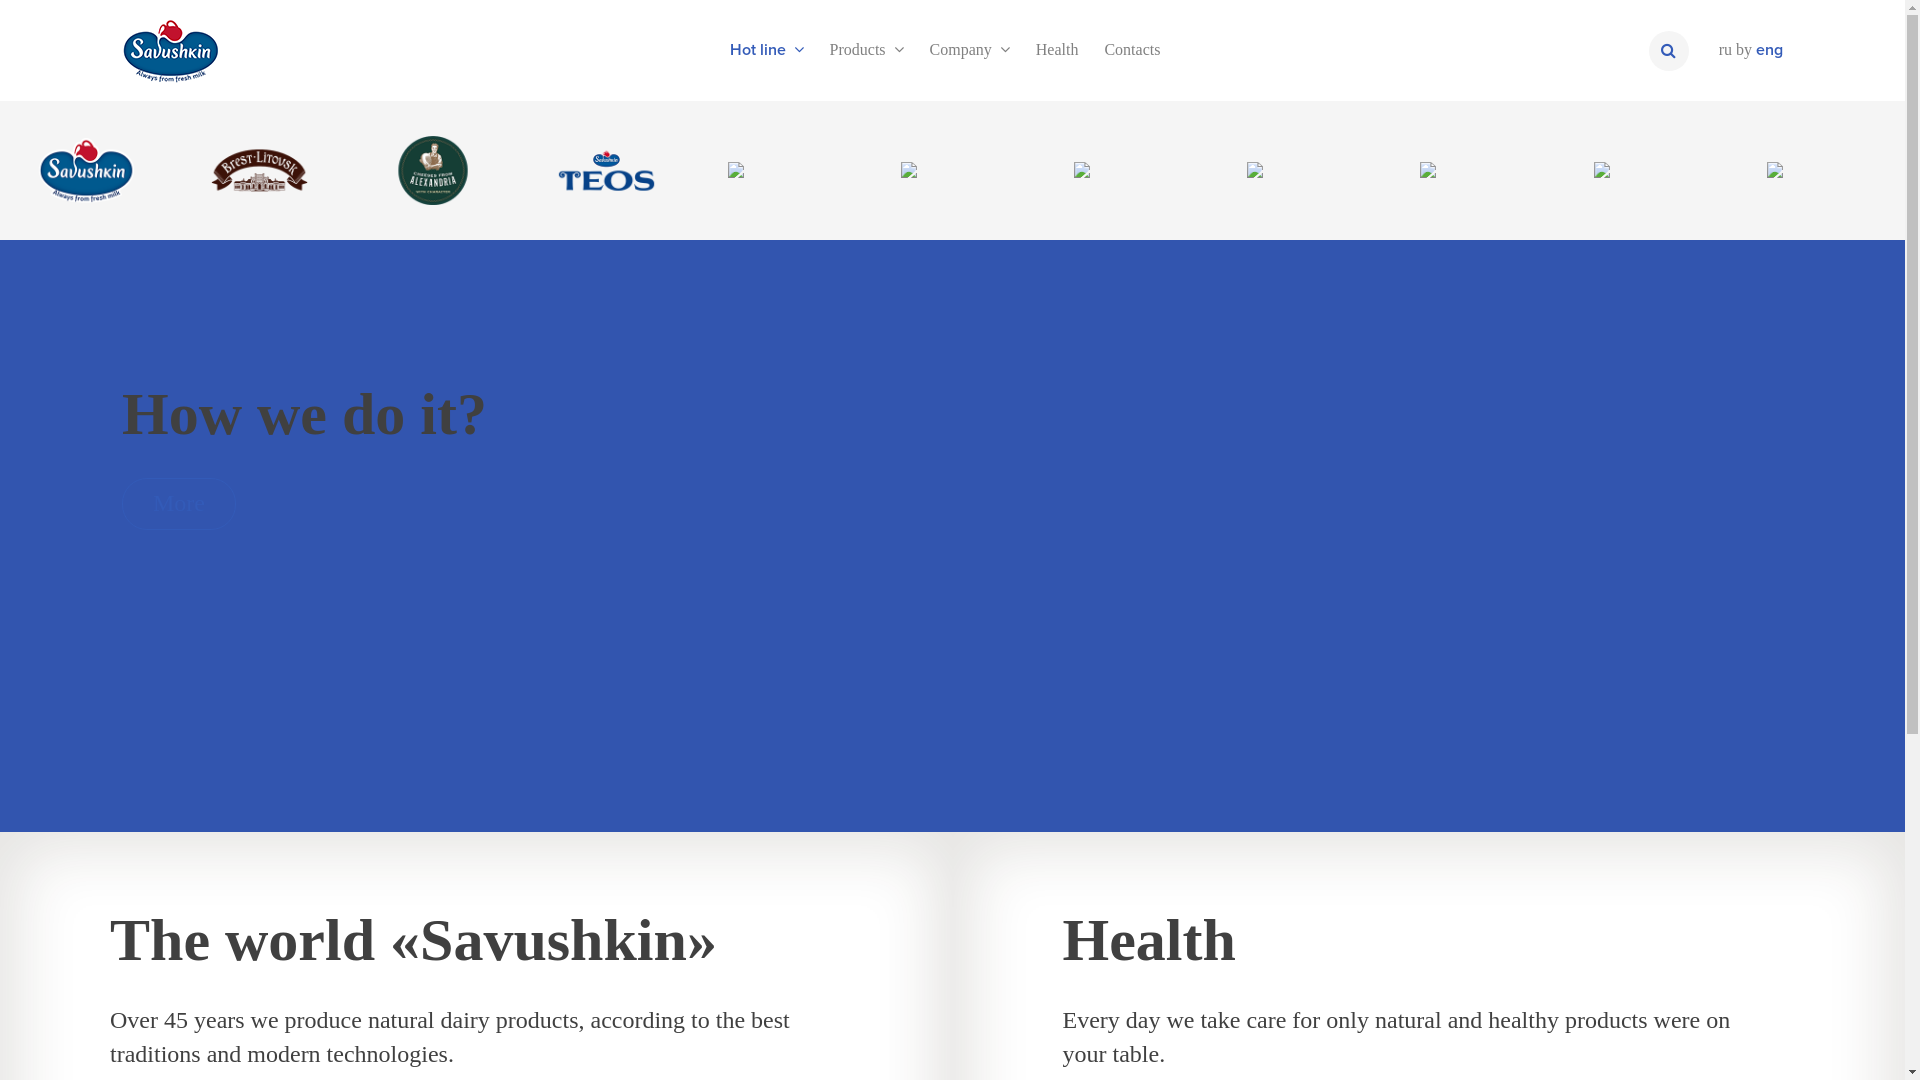 This screenshot has height=1080, width=1920. Describe the element at coordinates (867, 49) in the screenshot. I see `'Products'` at that location.